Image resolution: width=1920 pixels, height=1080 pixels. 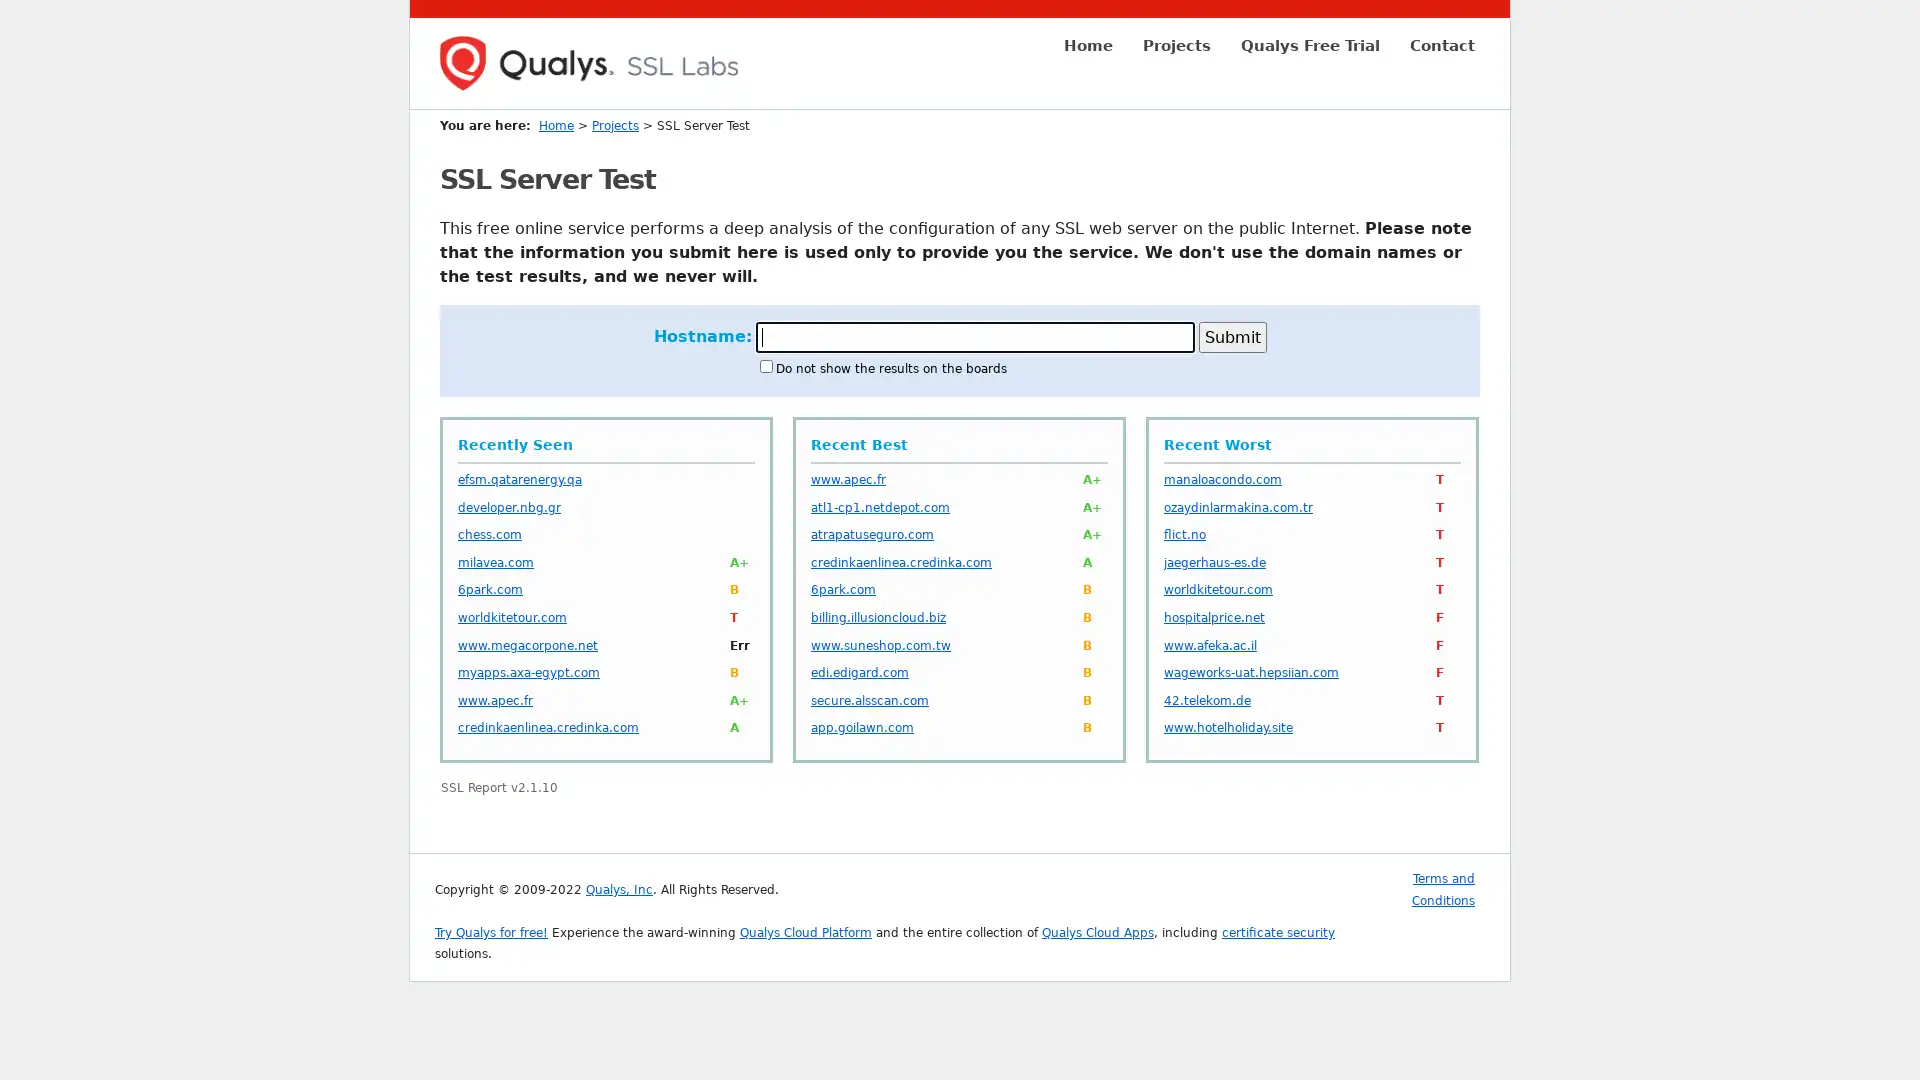 I want to click on Submit, so click(x=1231, y=335).